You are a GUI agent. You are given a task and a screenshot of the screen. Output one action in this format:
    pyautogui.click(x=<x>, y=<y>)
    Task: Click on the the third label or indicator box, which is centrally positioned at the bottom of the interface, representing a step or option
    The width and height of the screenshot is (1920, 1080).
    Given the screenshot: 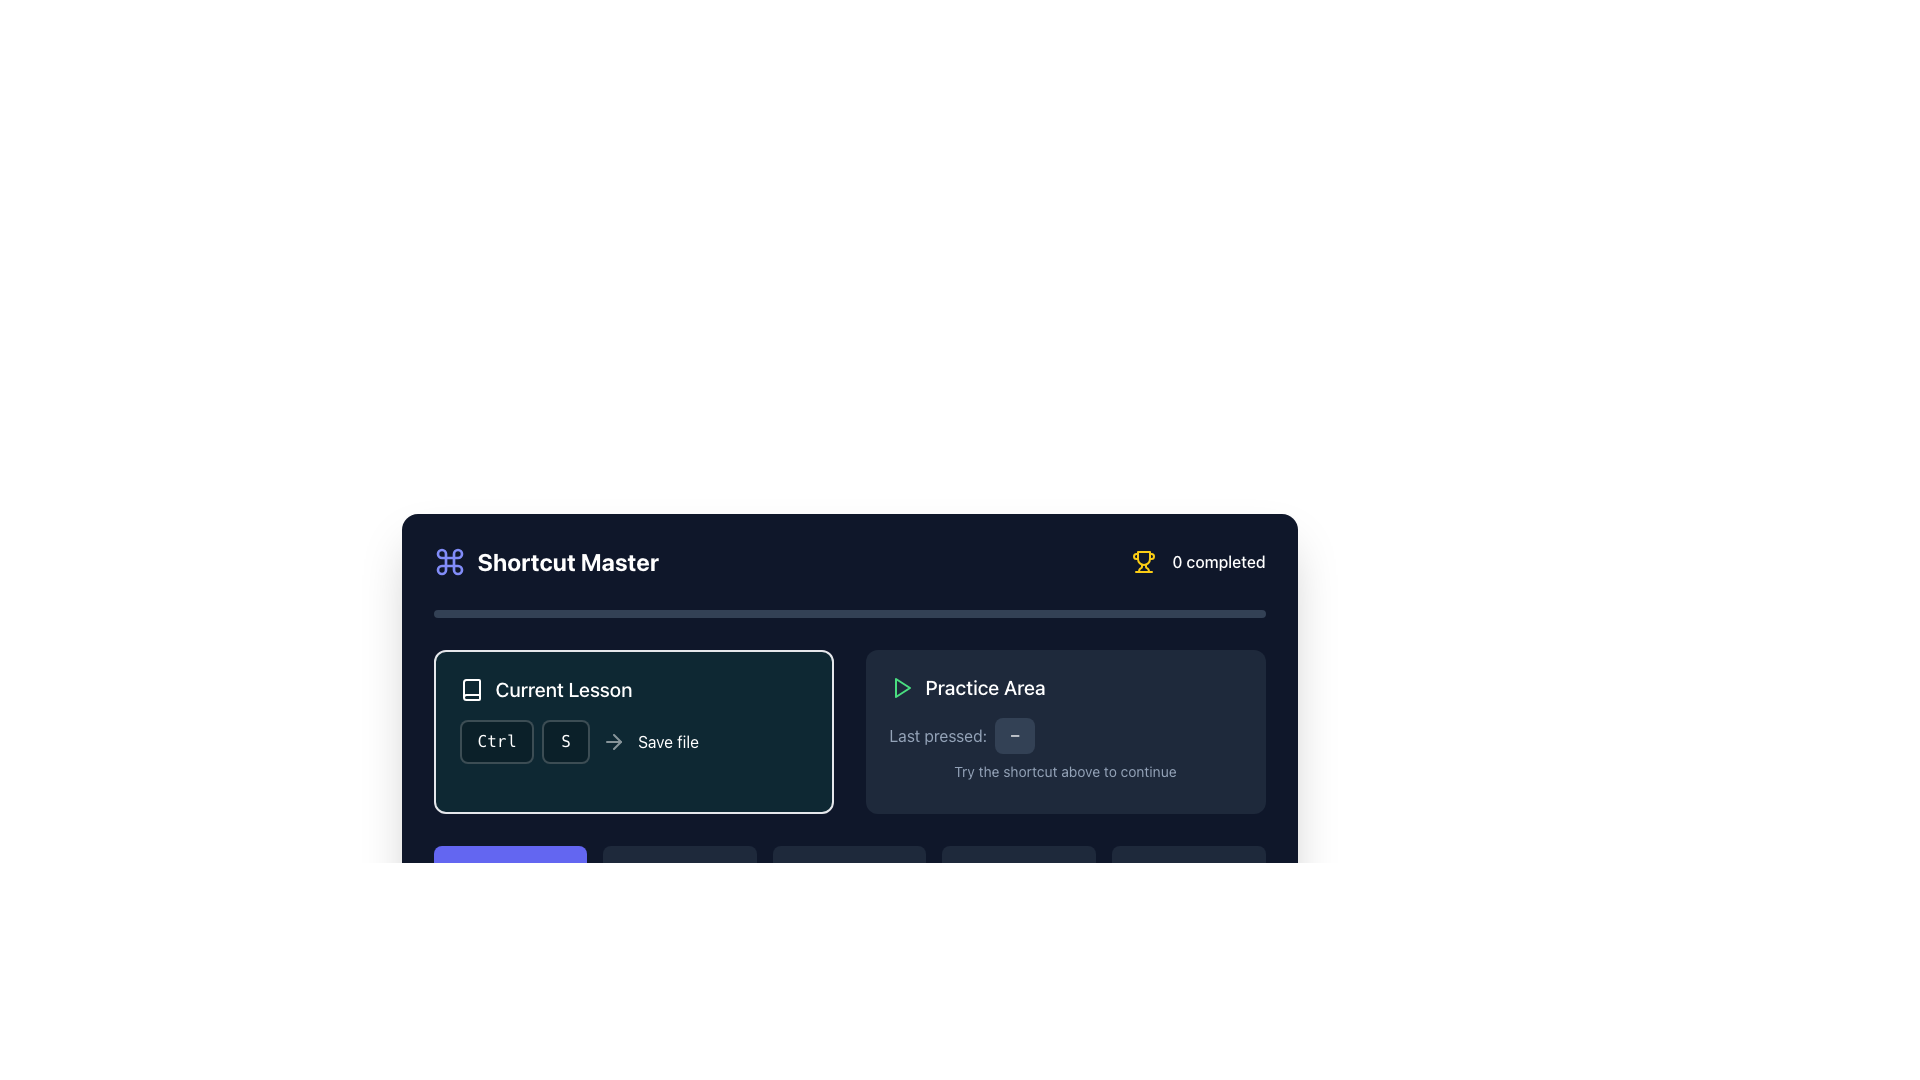 What is the action you would take?
    pyautogui.click(x=849, y=873)
    